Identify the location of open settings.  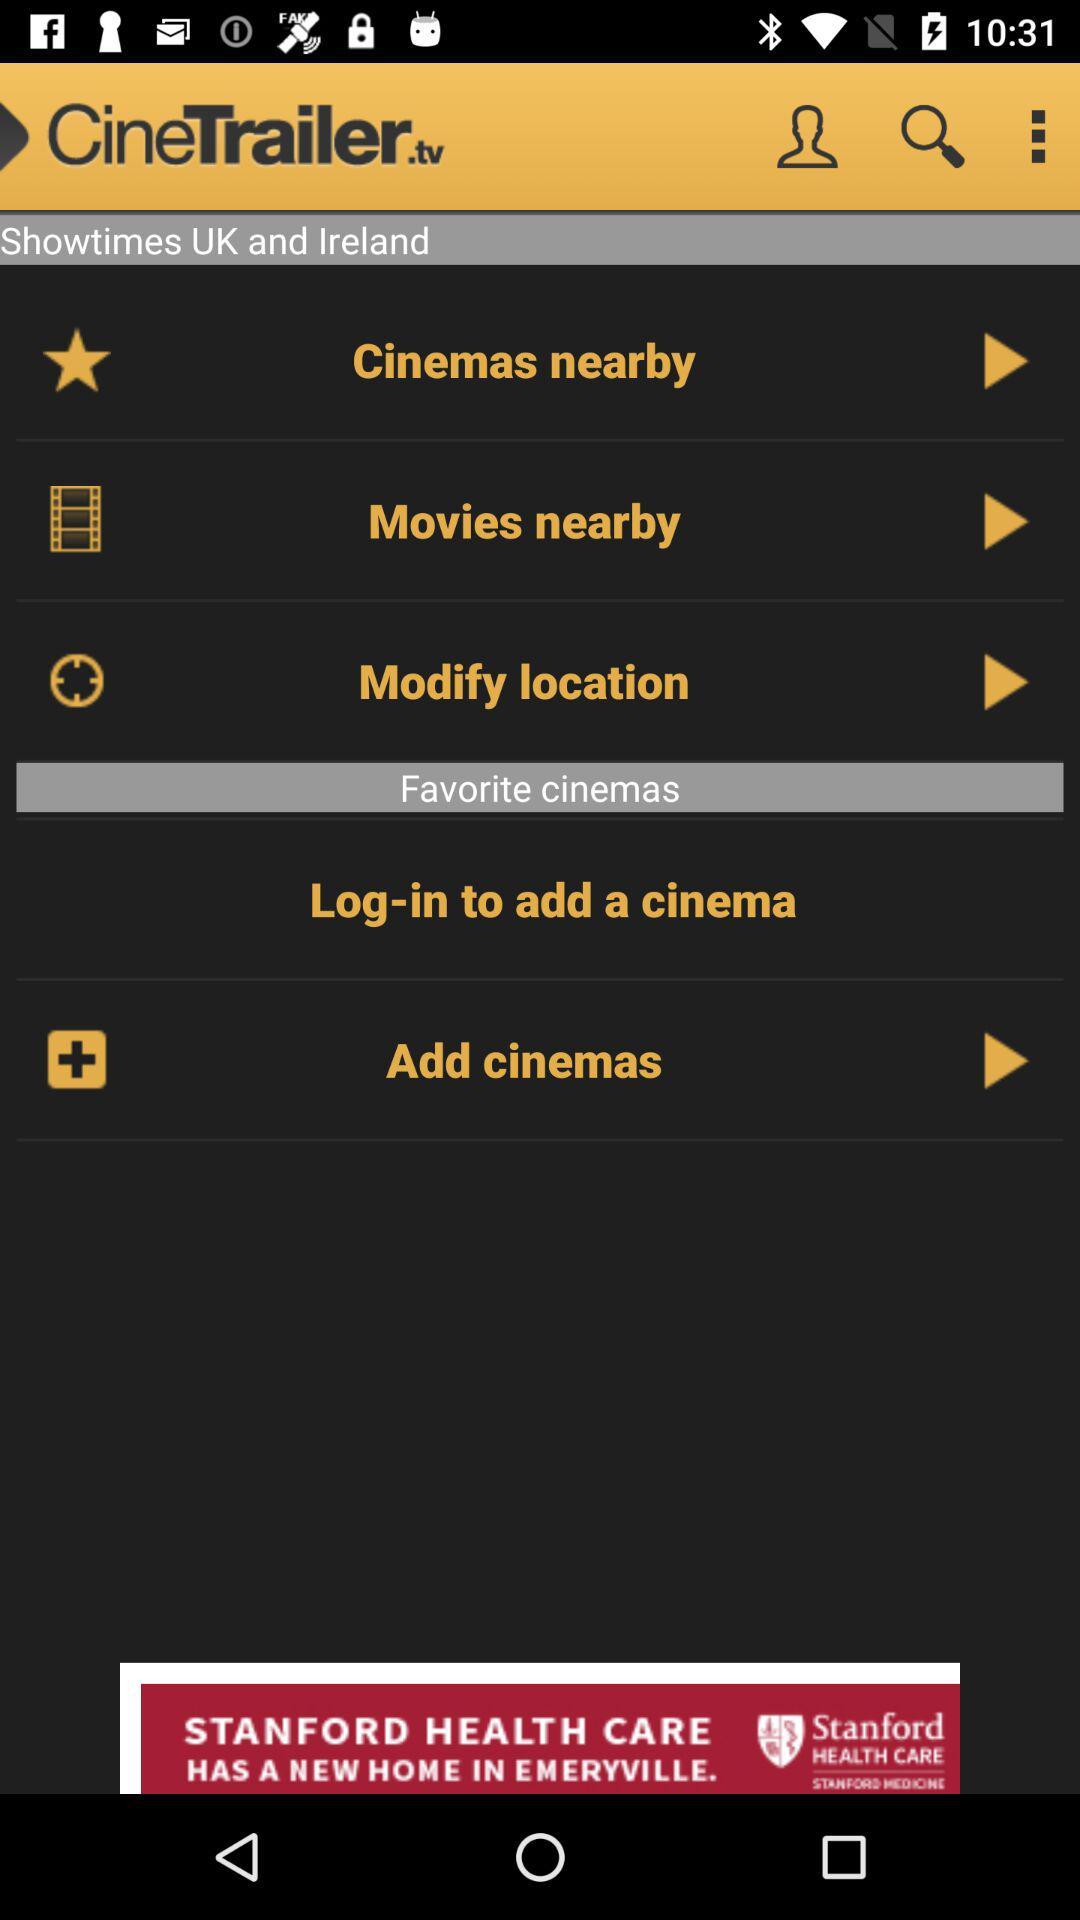
(1036, 135).